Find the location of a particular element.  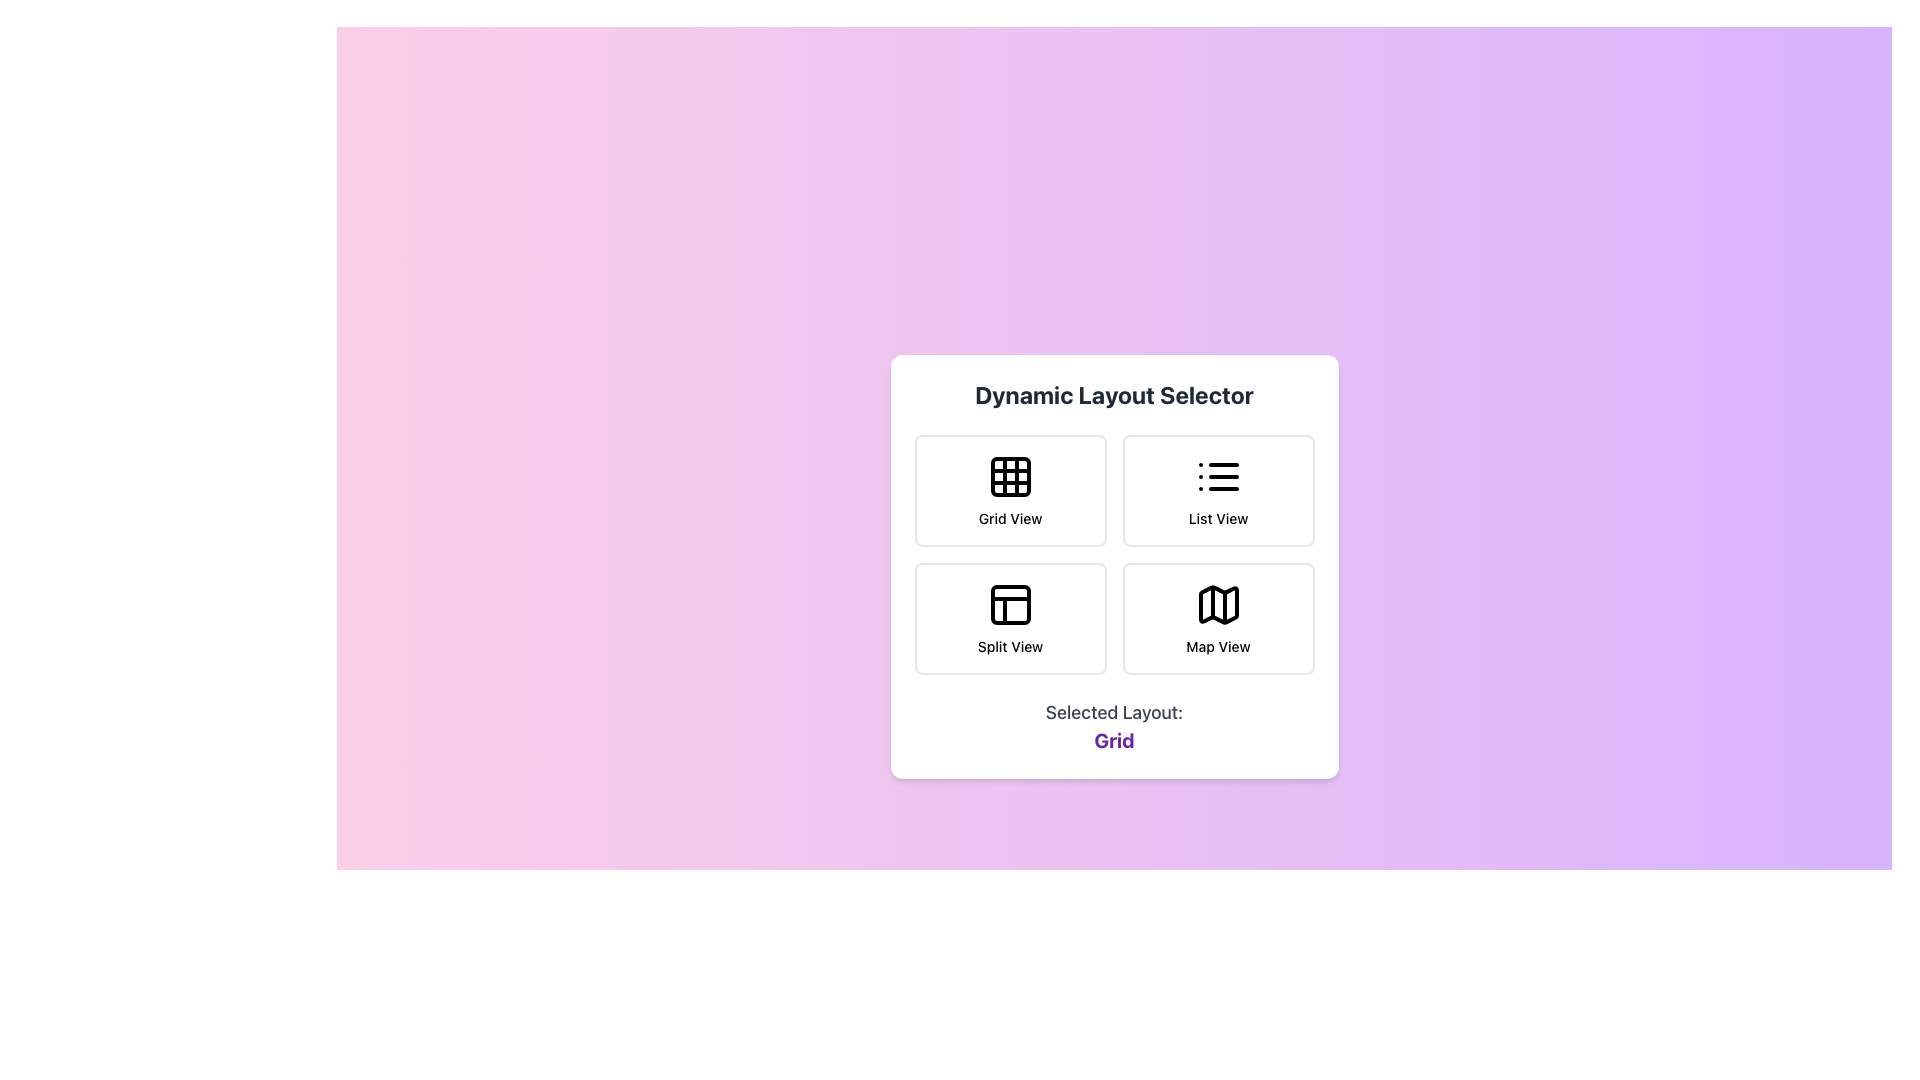

the SVG-based map icon located in the bottom-right section of the grid layout, above the 'Map View' text label is located at coordinates (1217, 604).